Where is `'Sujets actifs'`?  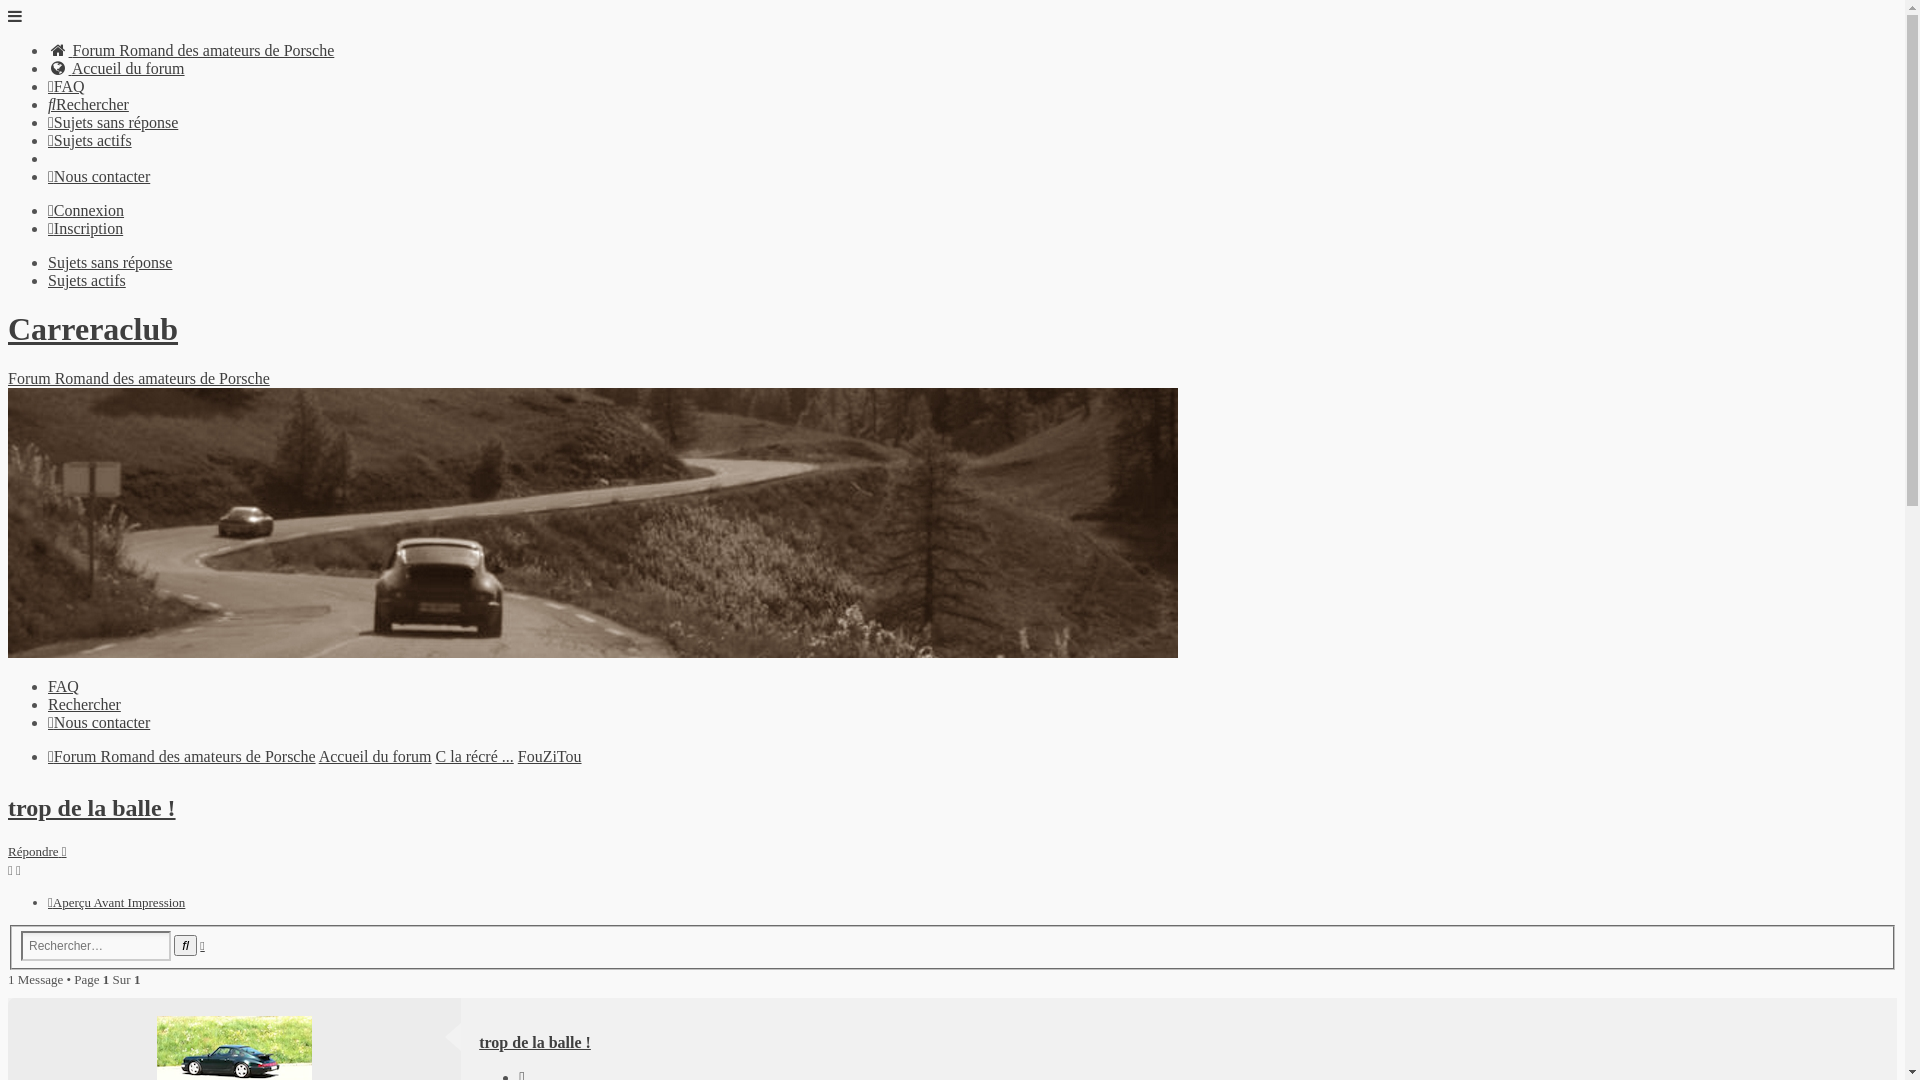 'Sujets actifs' is located at coordinates (89, 139).